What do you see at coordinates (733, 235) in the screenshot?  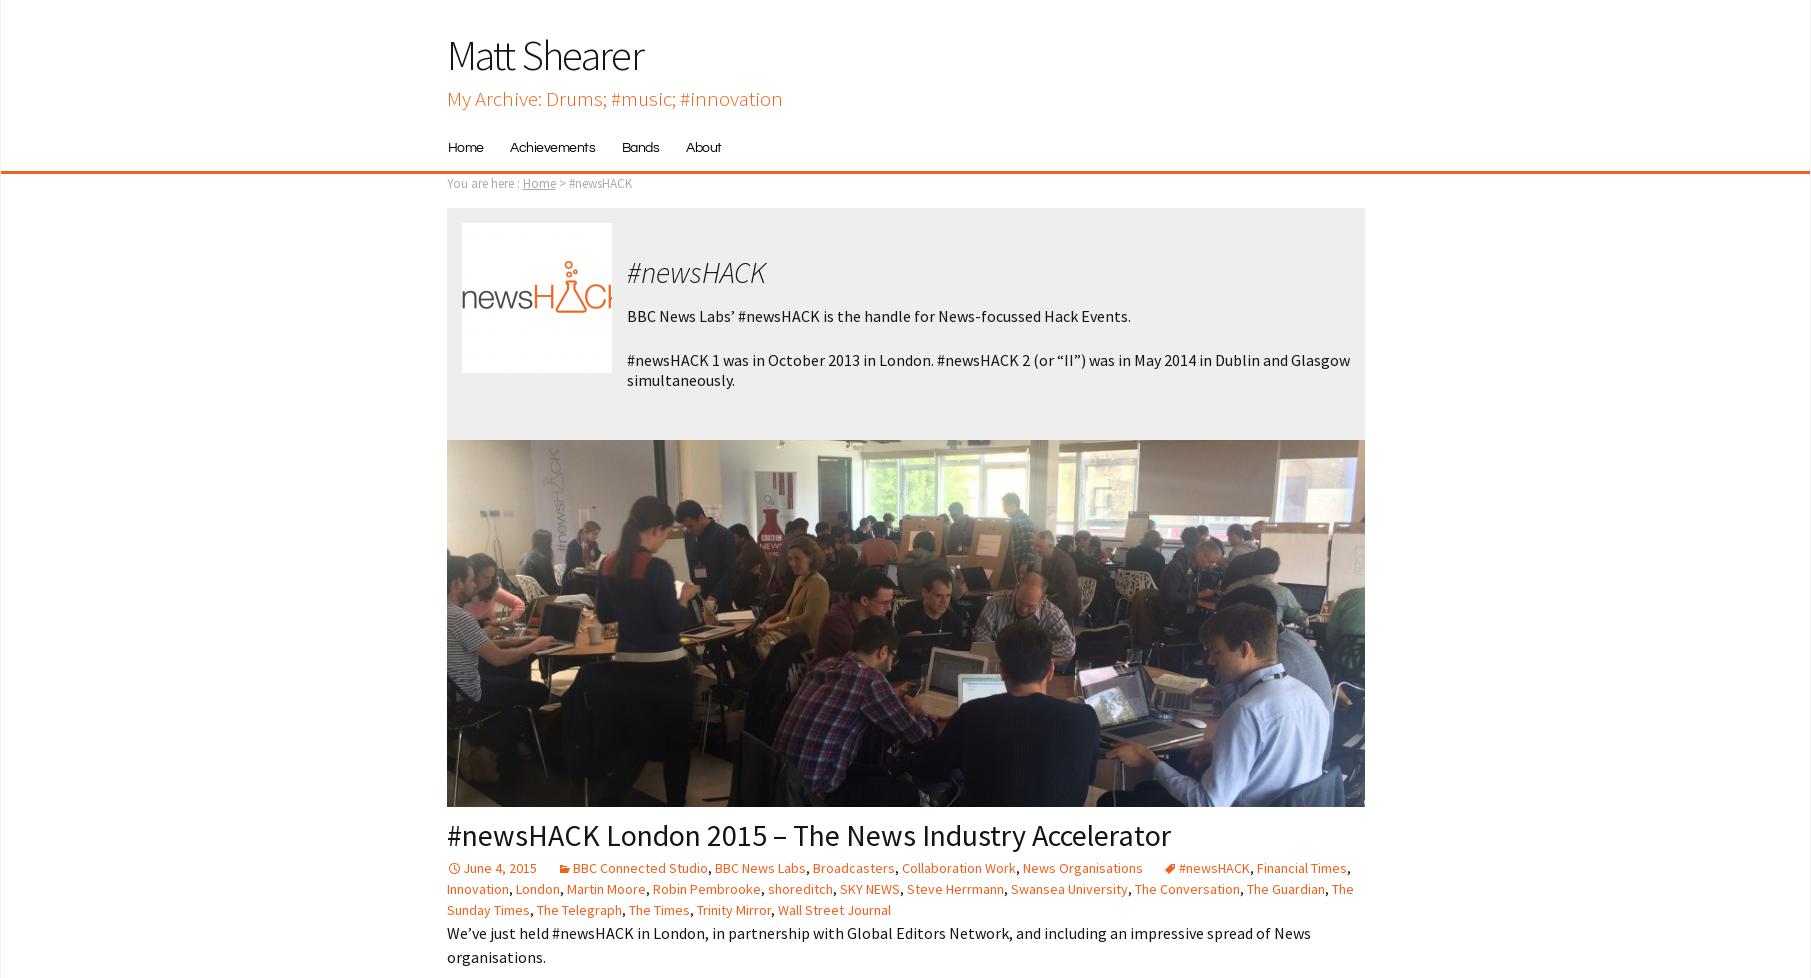 I see `'Job role updates'` at bounding box center [733, 235].